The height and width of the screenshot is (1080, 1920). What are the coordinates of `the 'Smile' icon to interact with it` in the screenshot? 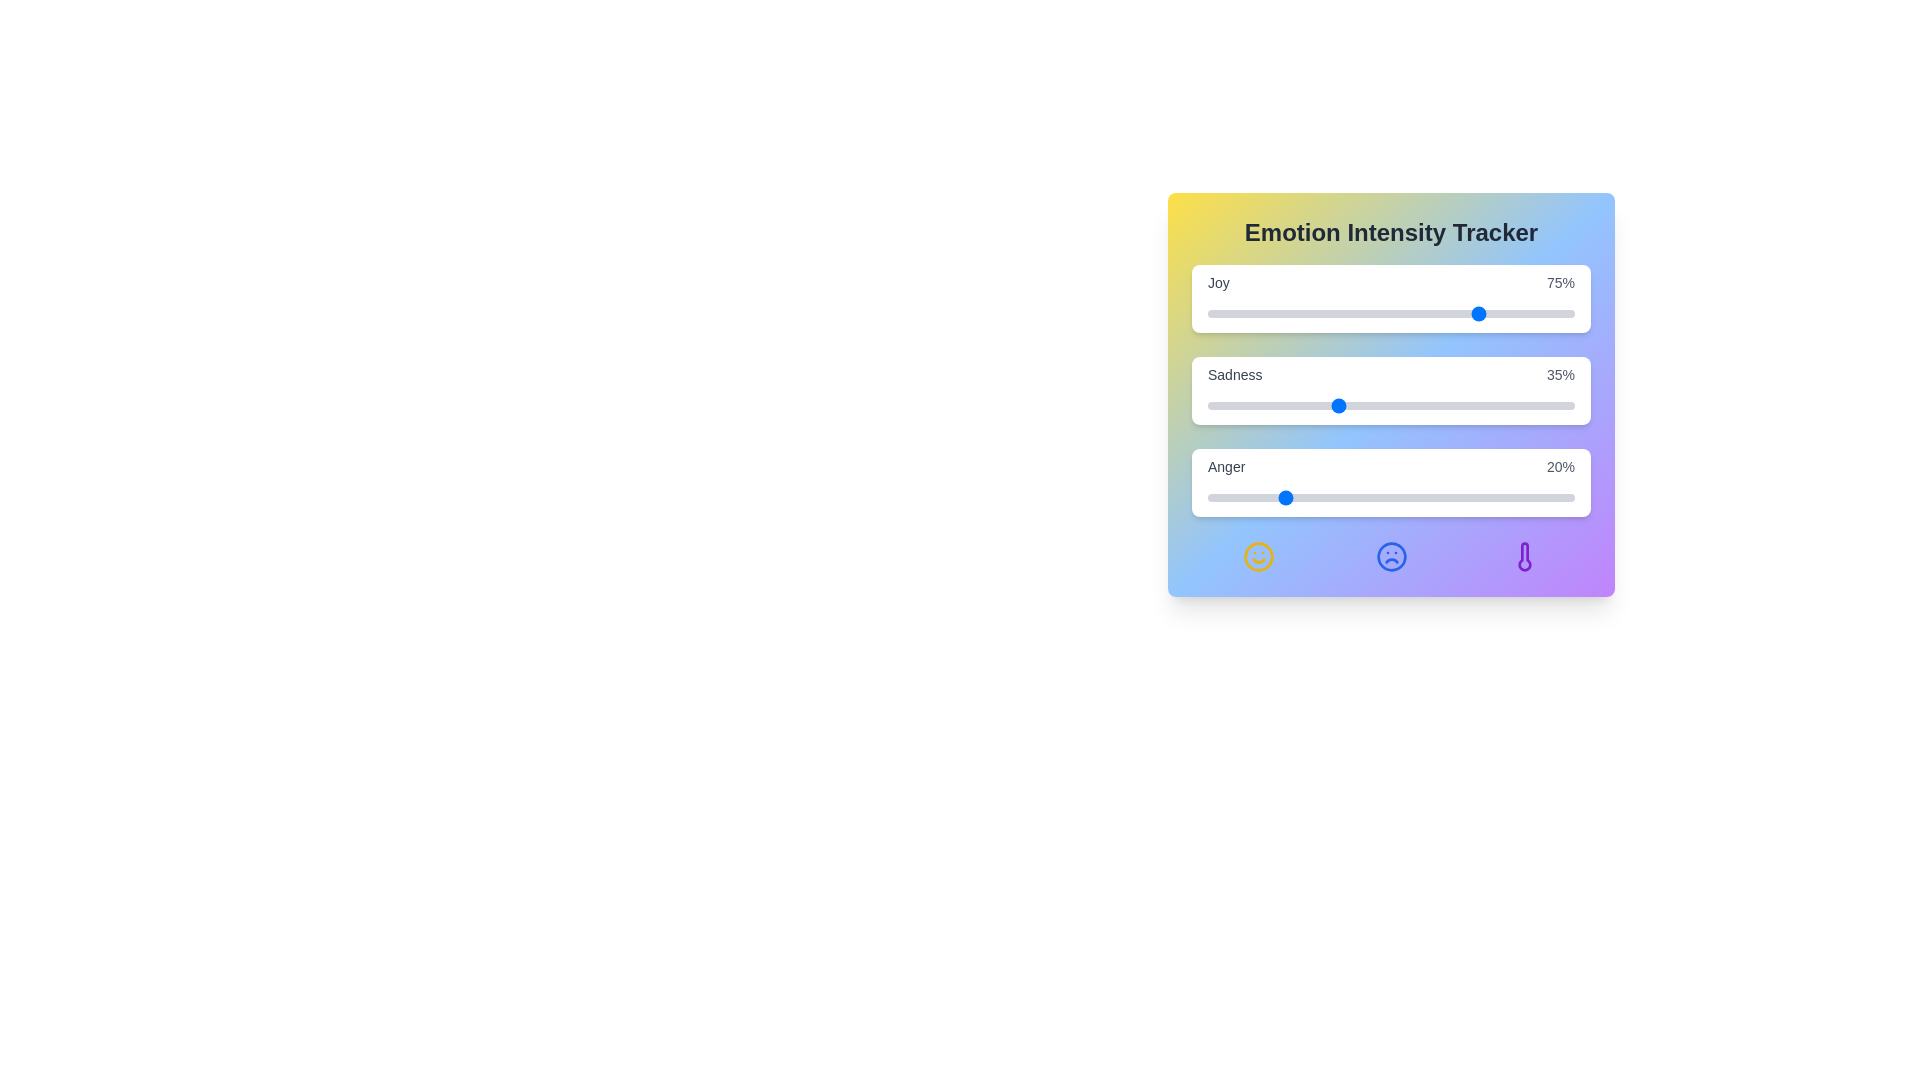 It's located at (1257, 556).